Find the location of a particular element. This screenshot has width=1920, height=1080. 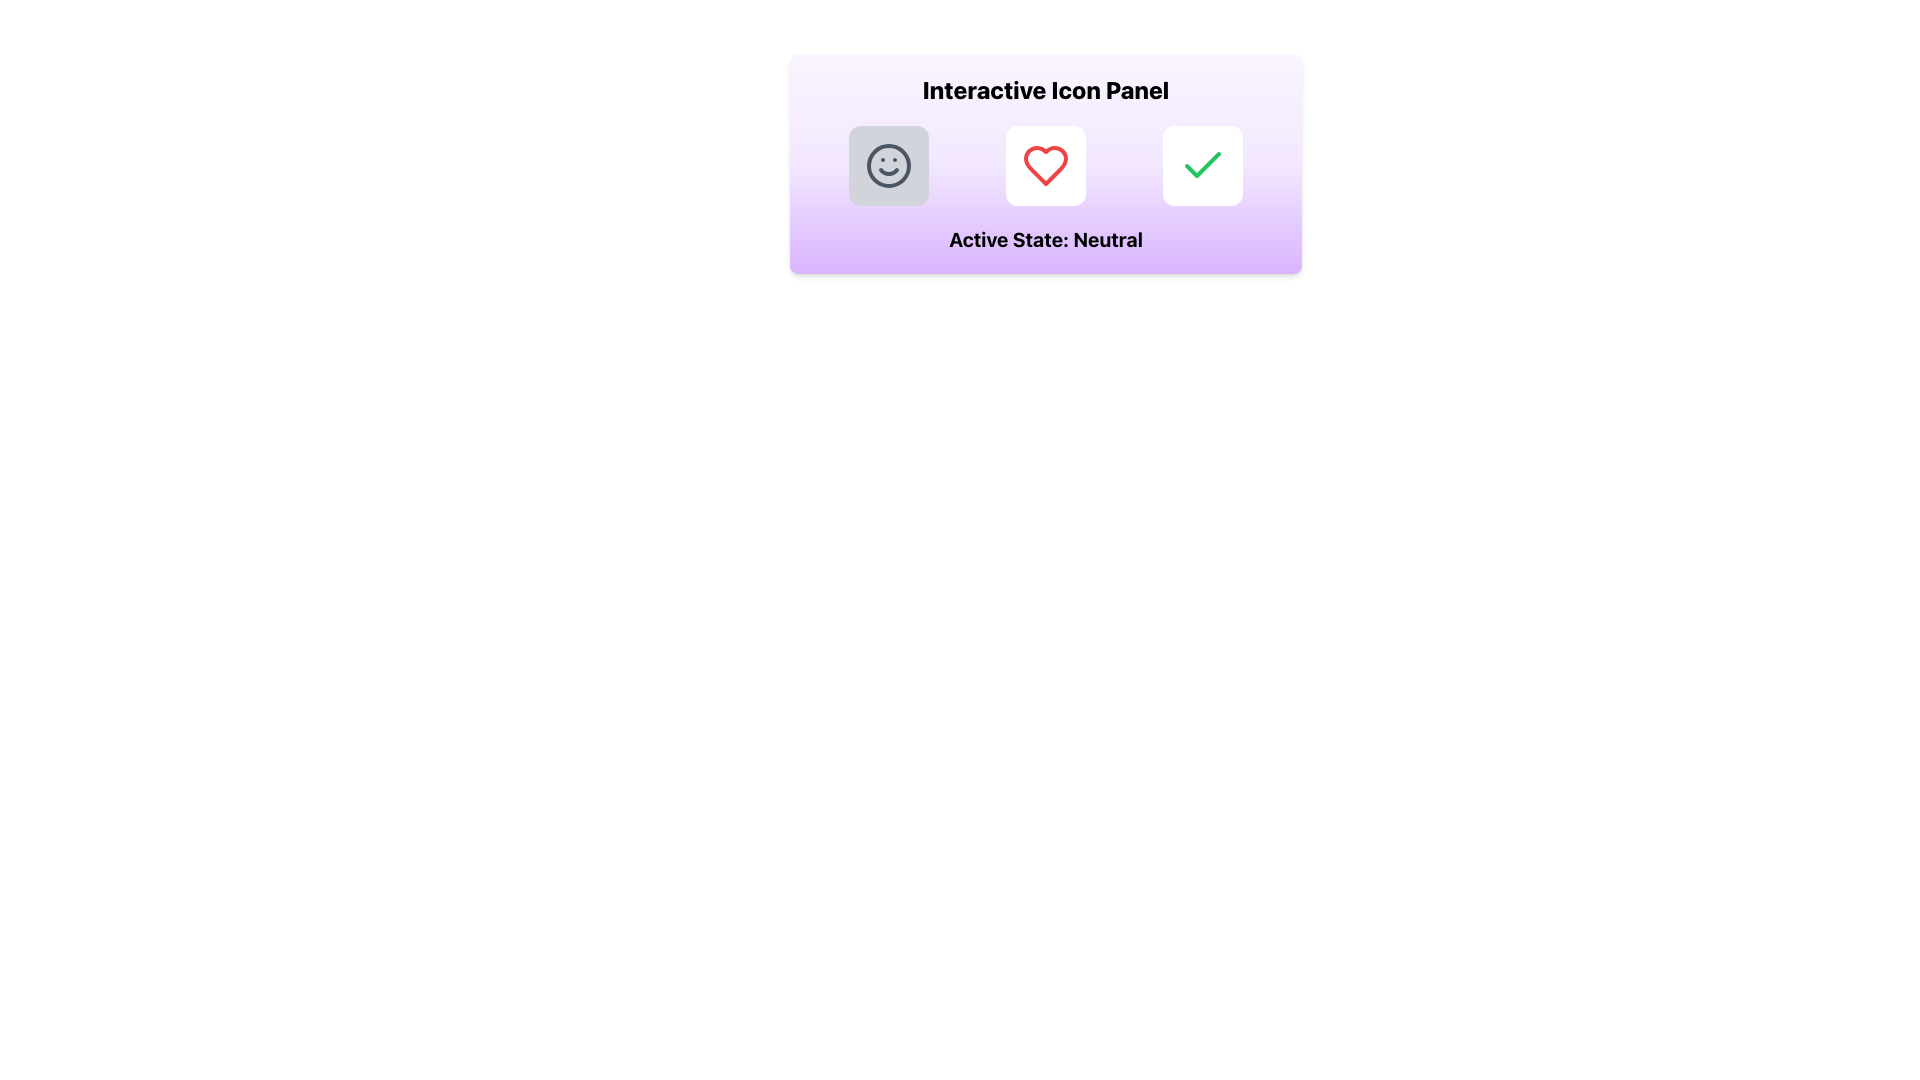

the Static Text Label displaying 'Active State: neutral' positioned under the 'Interactive Icon Panel' header is located at coordinates (1045, 238).